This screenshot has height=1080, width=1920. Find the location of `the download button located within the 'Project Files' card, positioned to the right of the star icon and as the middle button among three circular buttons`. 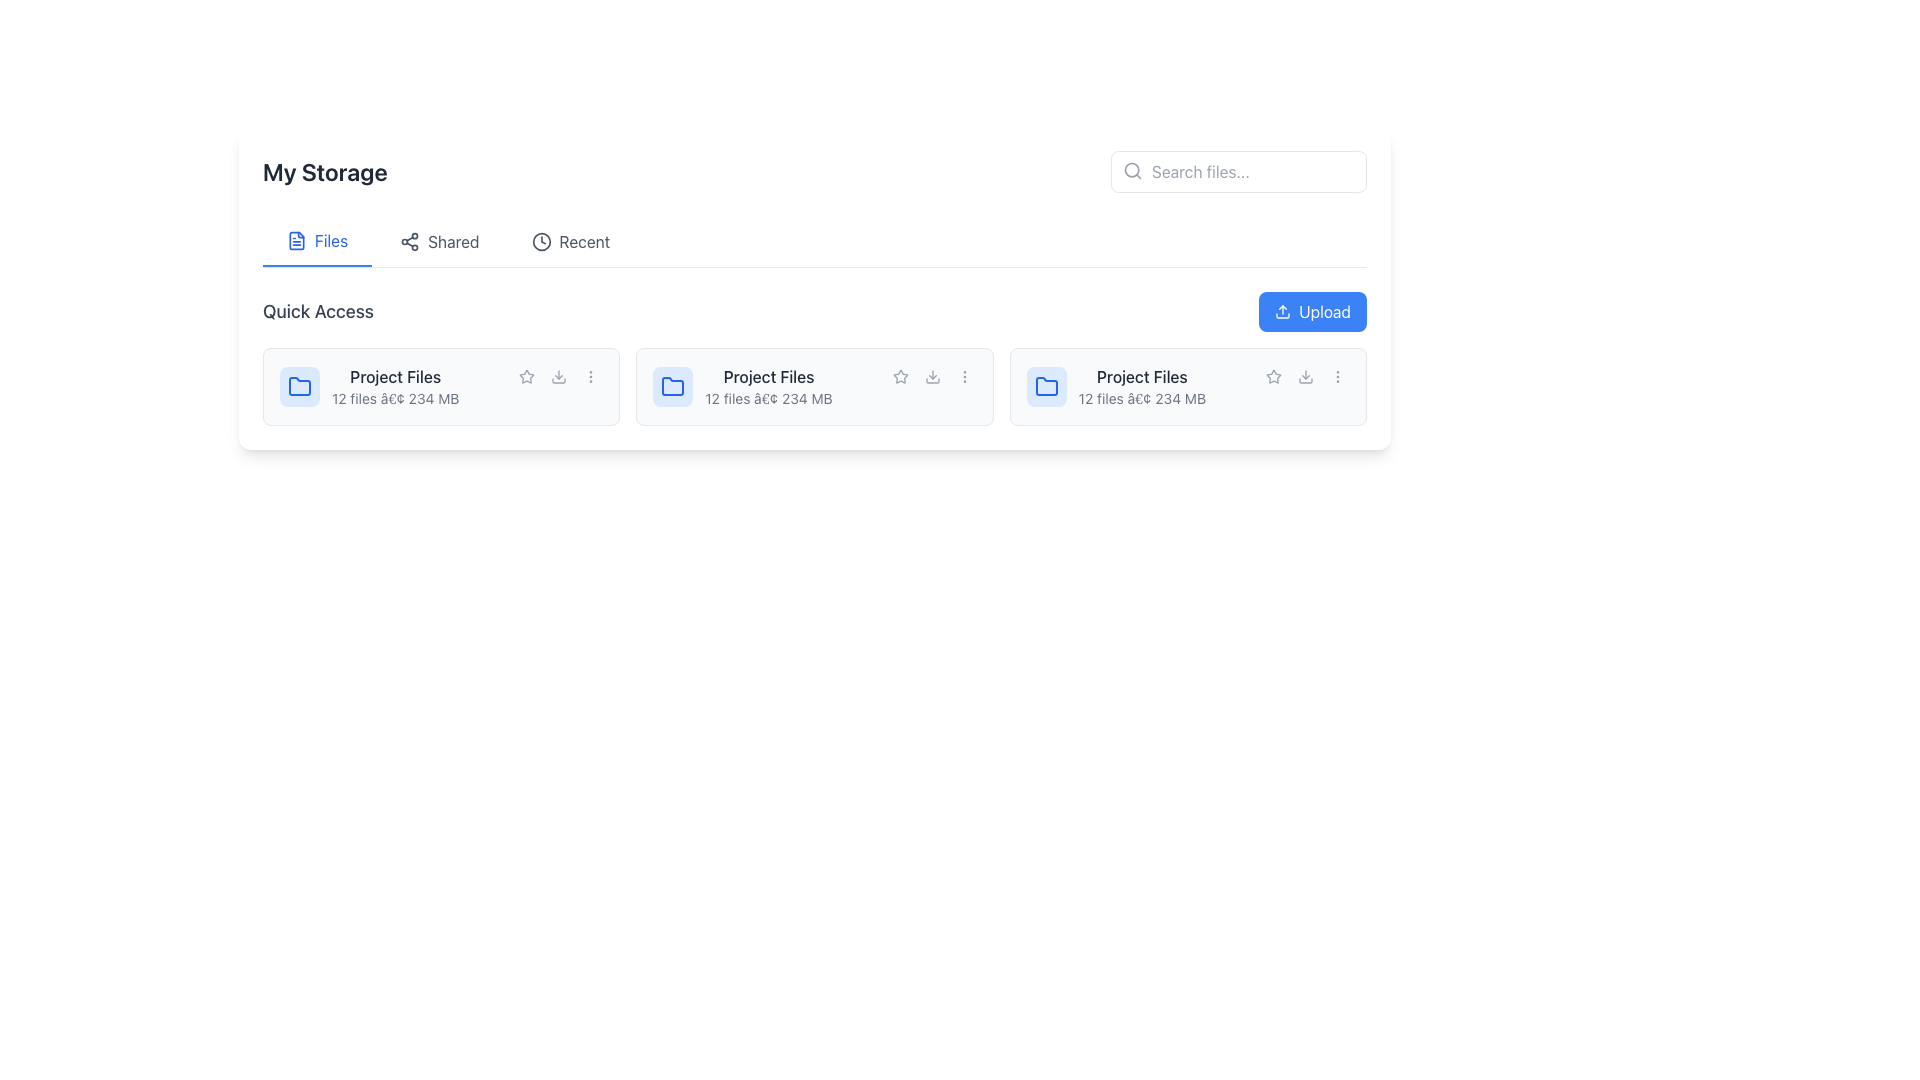

the download button located within the 'Project Files' card, positioned to the right of the star icon and as the middle button among three circular buttons is located at coordinates (931, 377).